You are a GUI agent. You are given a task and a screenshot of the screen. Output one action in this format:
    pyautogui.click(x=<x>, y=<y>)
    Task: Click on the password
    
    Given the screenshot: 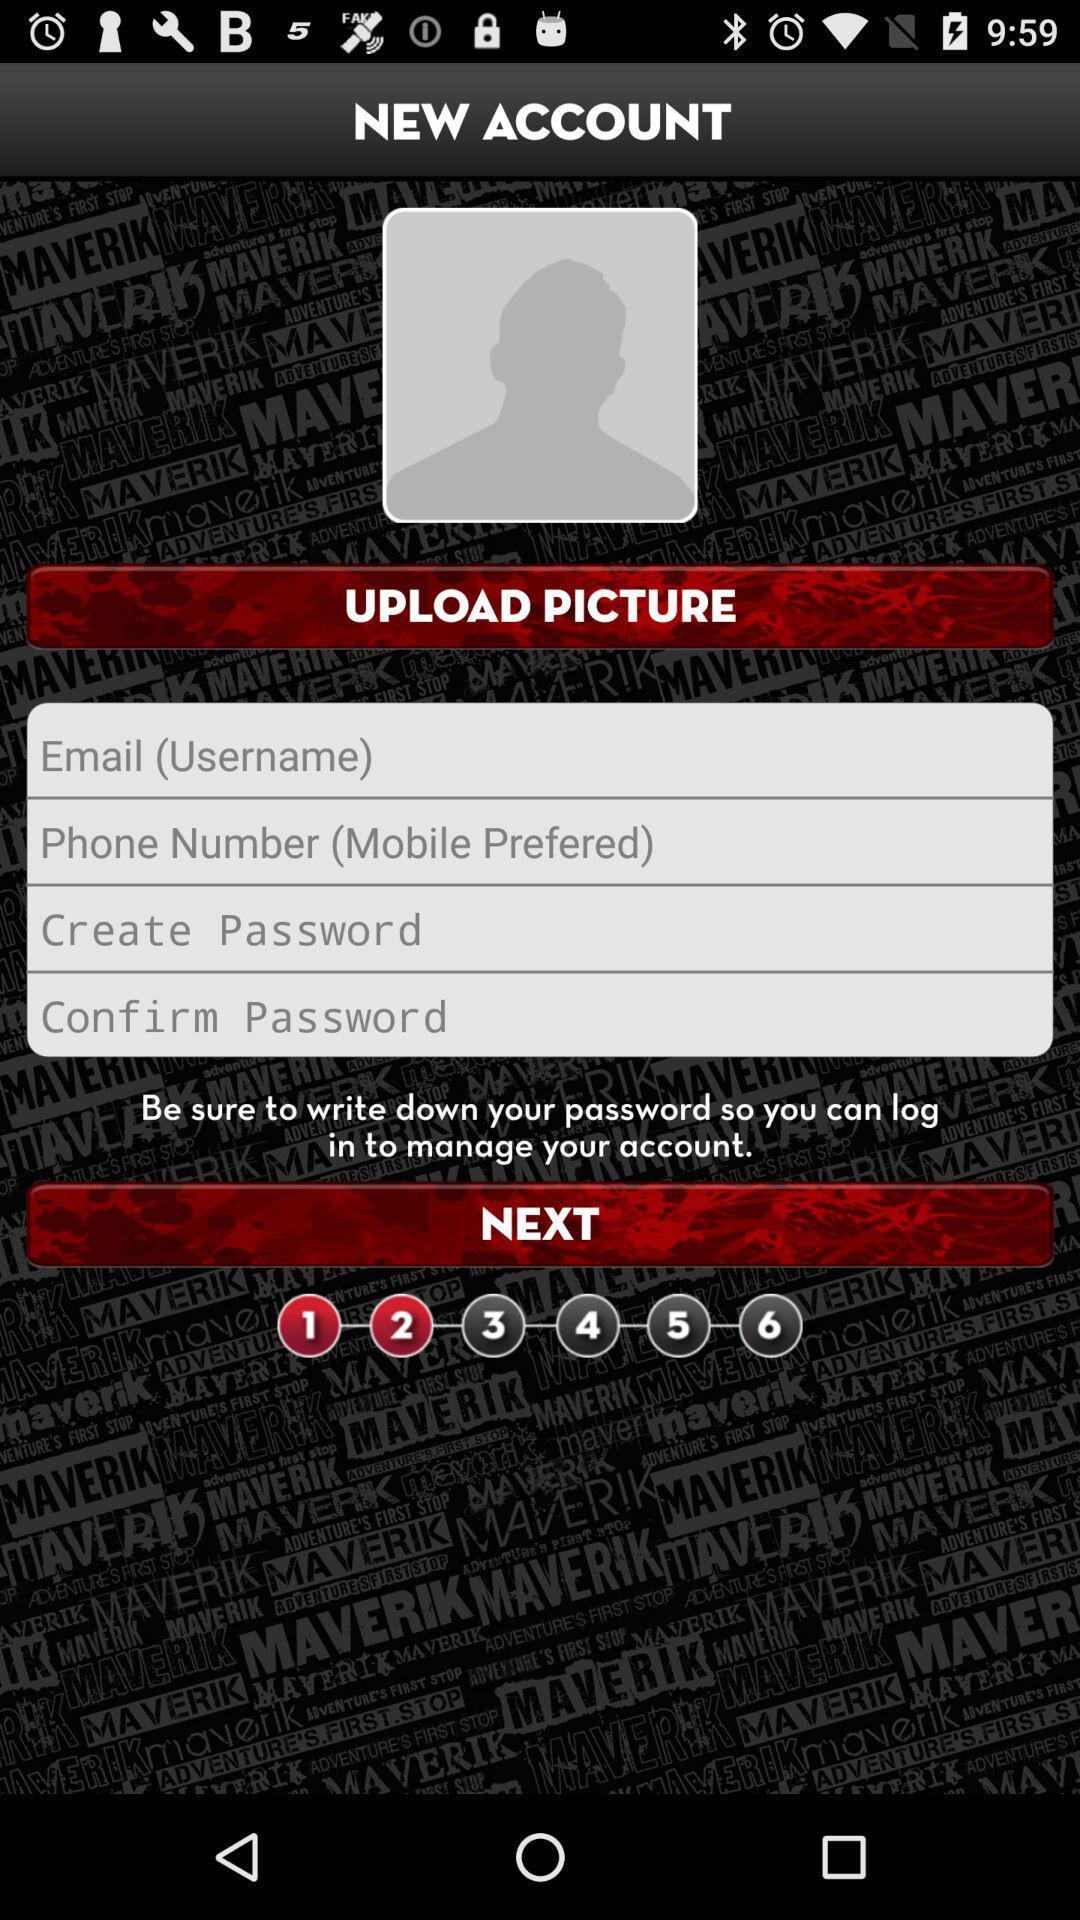 What is the action you would take?
    pyautogui.click(x=540, y=927)
    